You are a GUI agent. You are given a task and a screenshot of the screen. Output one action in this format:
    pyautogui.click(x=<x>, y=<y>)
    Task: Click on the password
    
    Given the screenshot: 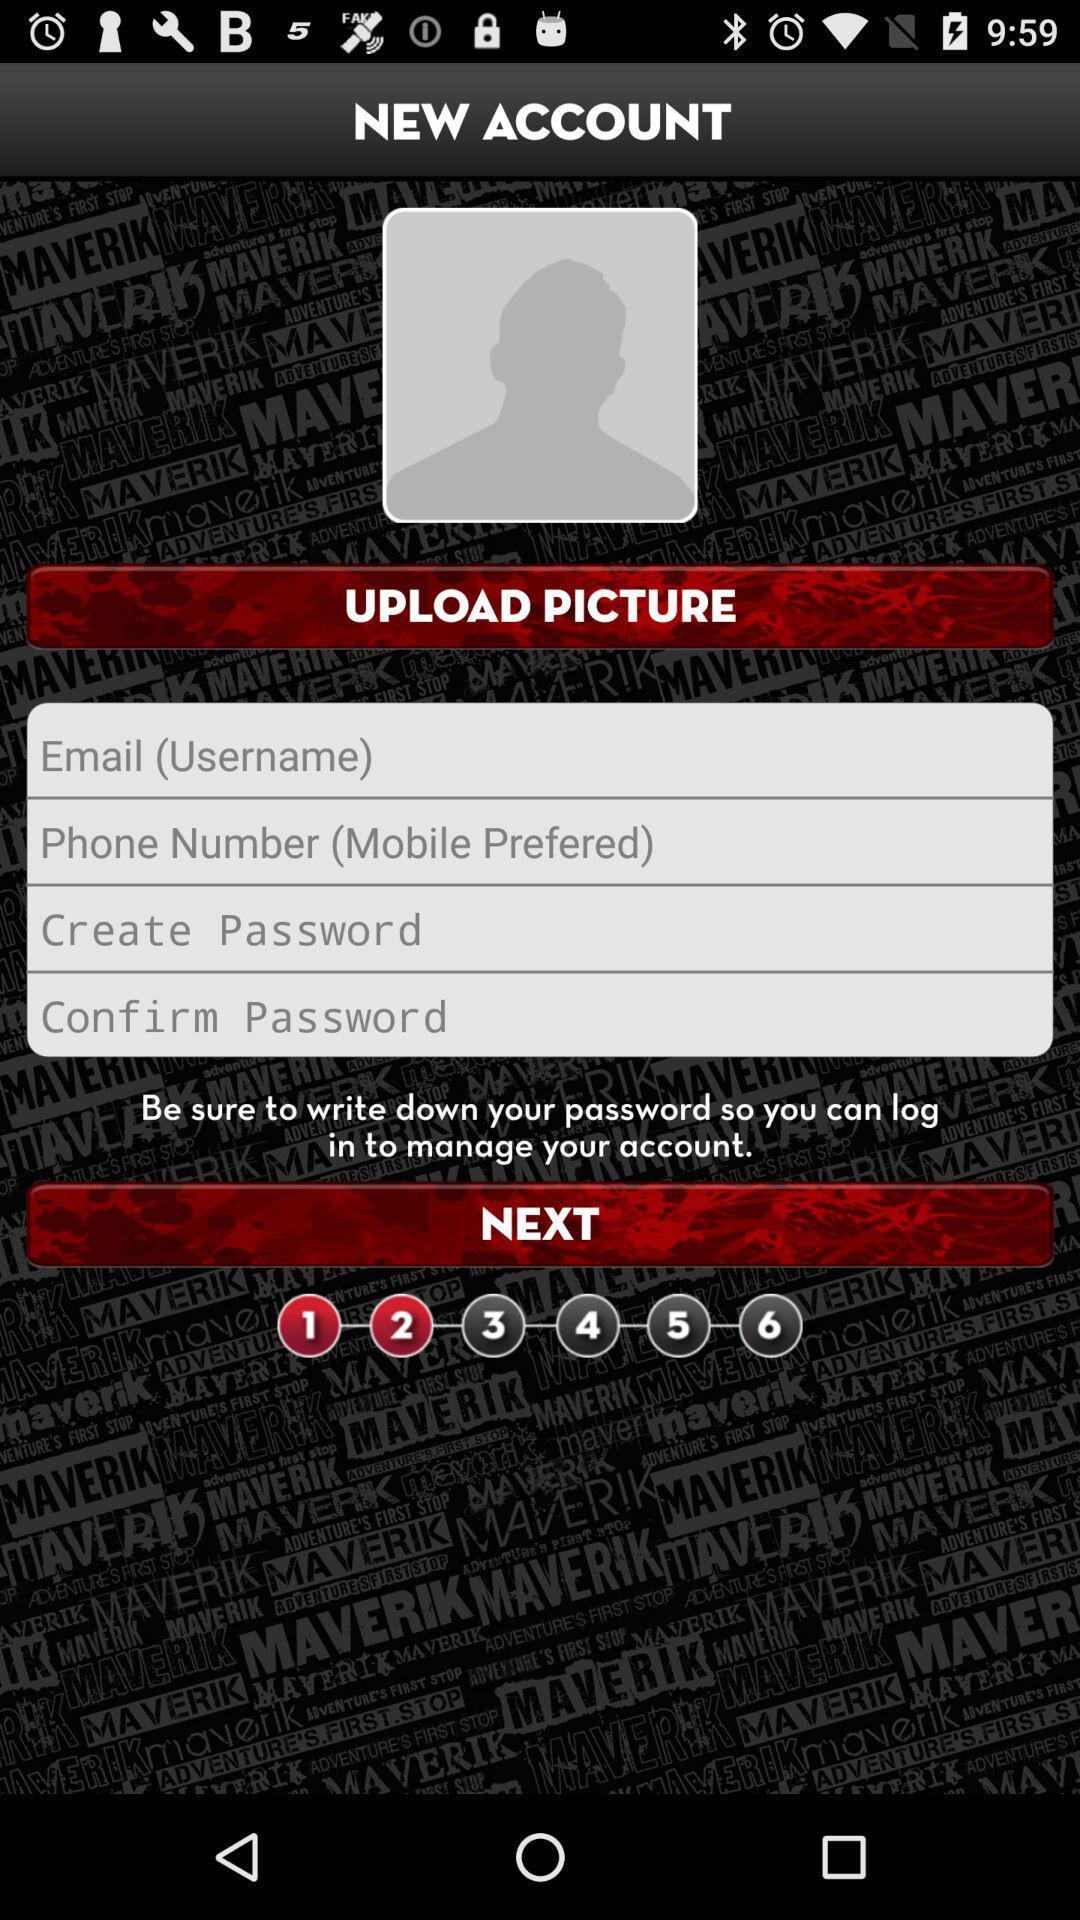 What is the action you would take?
    pyautogui.click(x=540, y=927)
    